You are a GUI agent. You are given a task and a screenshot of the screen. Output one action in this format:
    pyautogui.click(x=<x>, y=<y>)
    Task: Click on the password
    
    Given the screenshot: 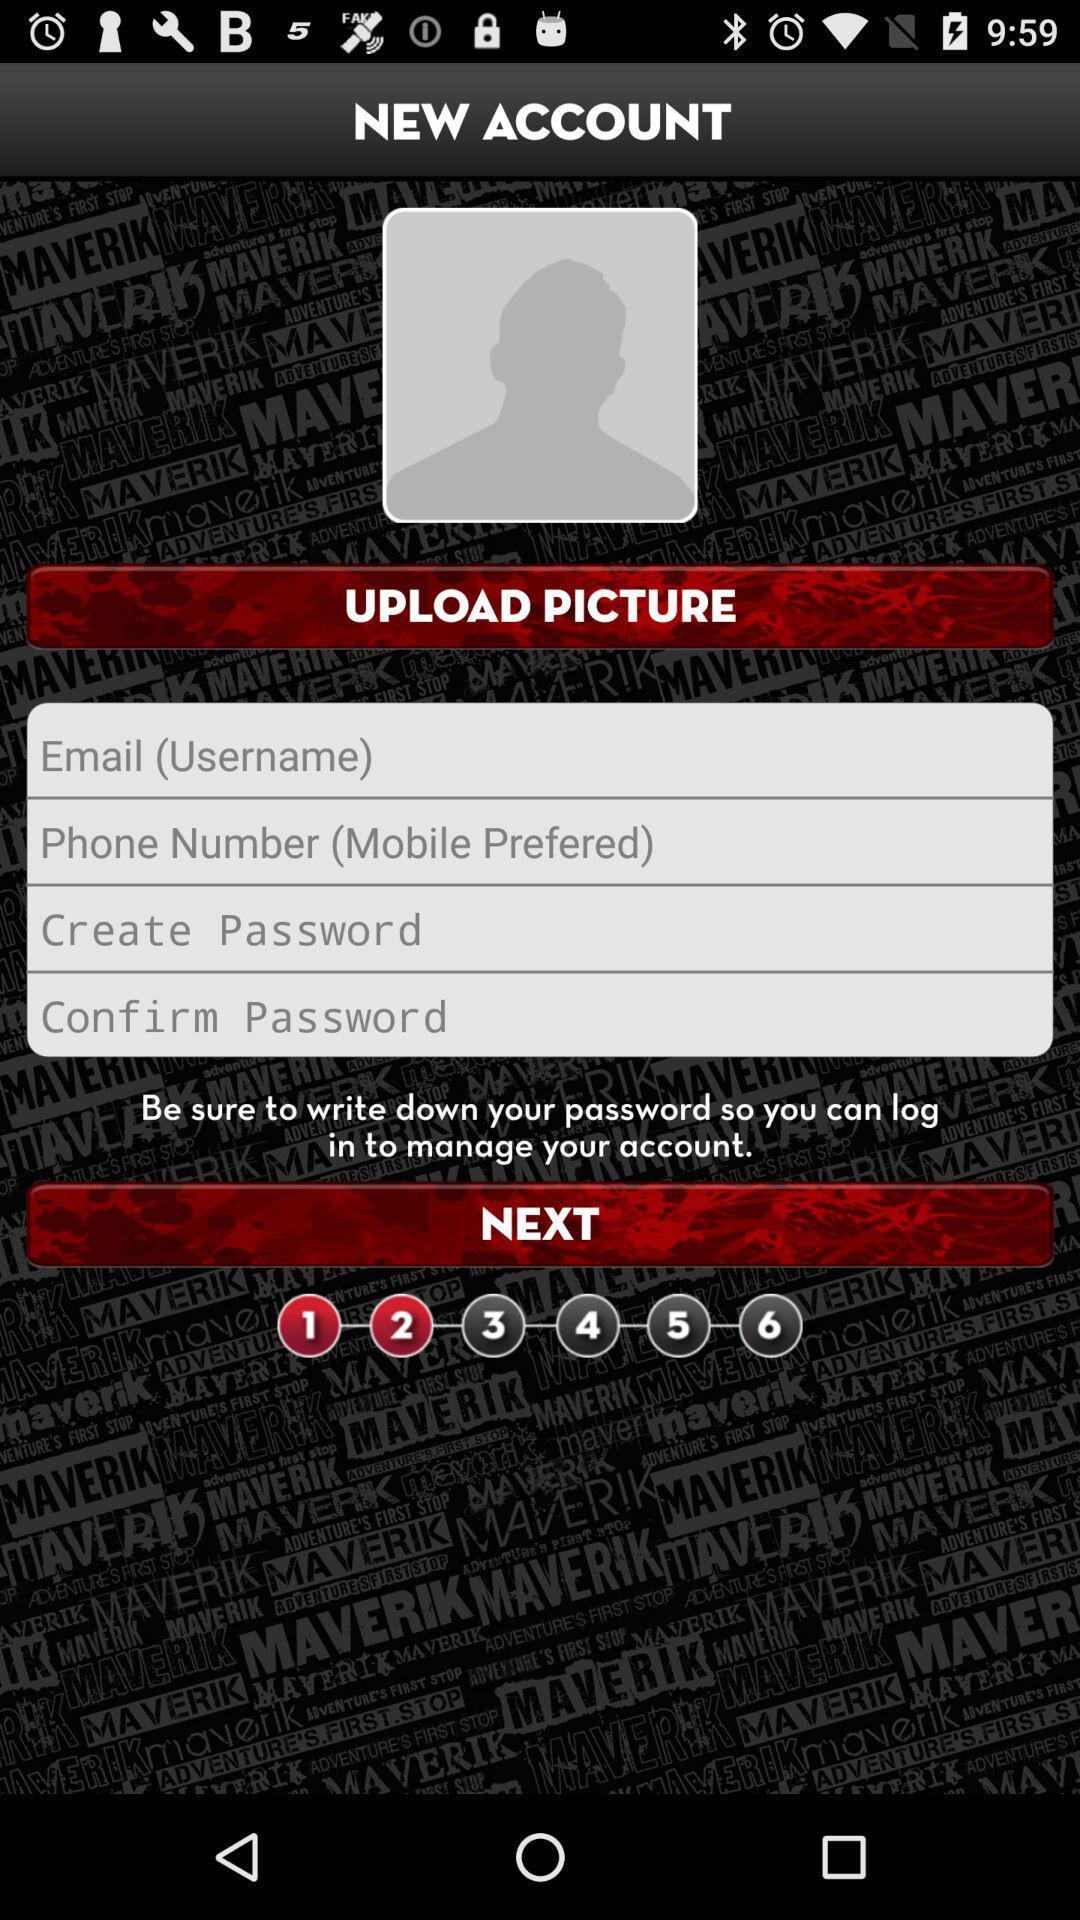 What is the action you would take?
    pyautogui.click(x=540, y=927)
    